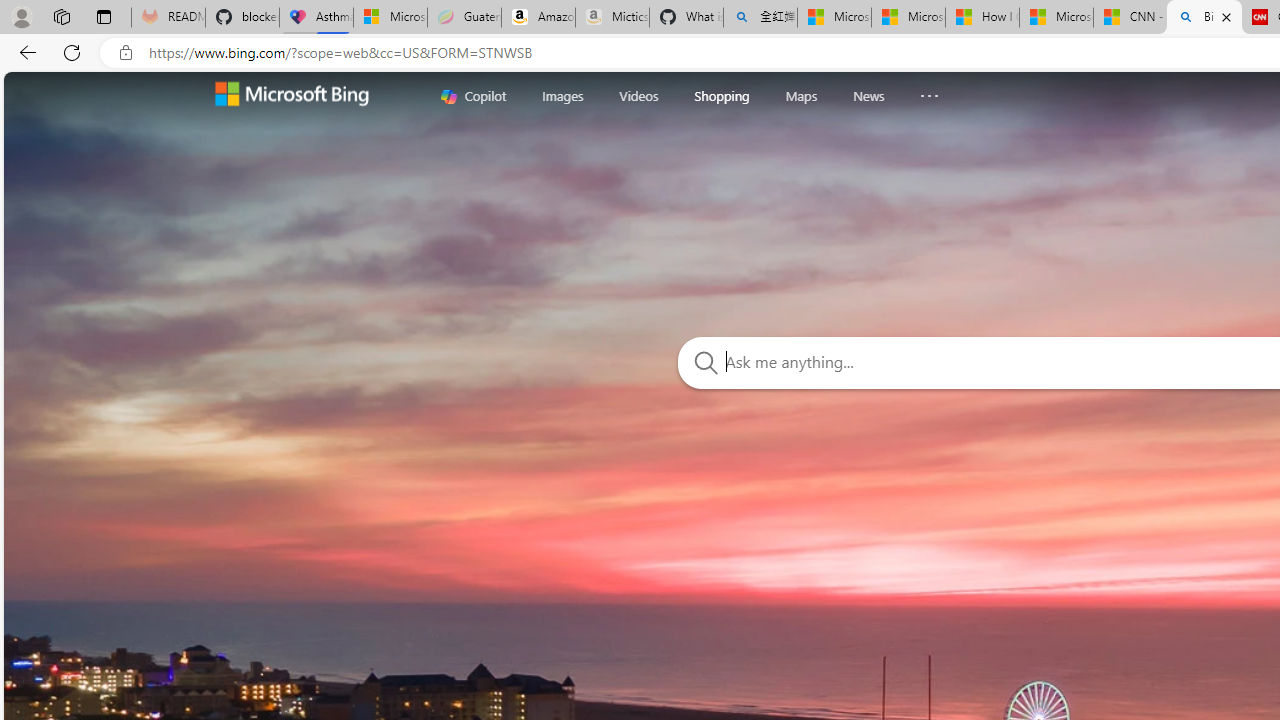  I want to click on 'CNN - MSN', so click(1130, 17).